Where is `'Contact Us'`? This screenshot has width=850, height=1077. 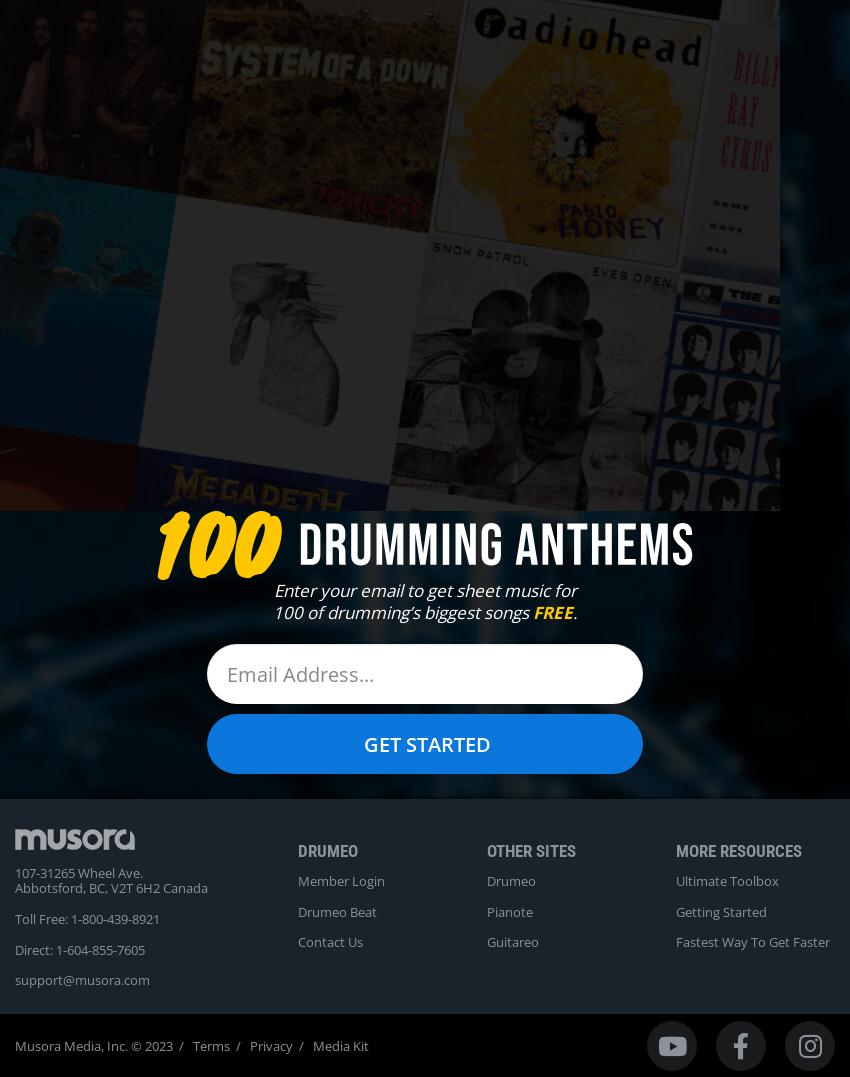
'Contact Us' is located at coordinates (330, 941).